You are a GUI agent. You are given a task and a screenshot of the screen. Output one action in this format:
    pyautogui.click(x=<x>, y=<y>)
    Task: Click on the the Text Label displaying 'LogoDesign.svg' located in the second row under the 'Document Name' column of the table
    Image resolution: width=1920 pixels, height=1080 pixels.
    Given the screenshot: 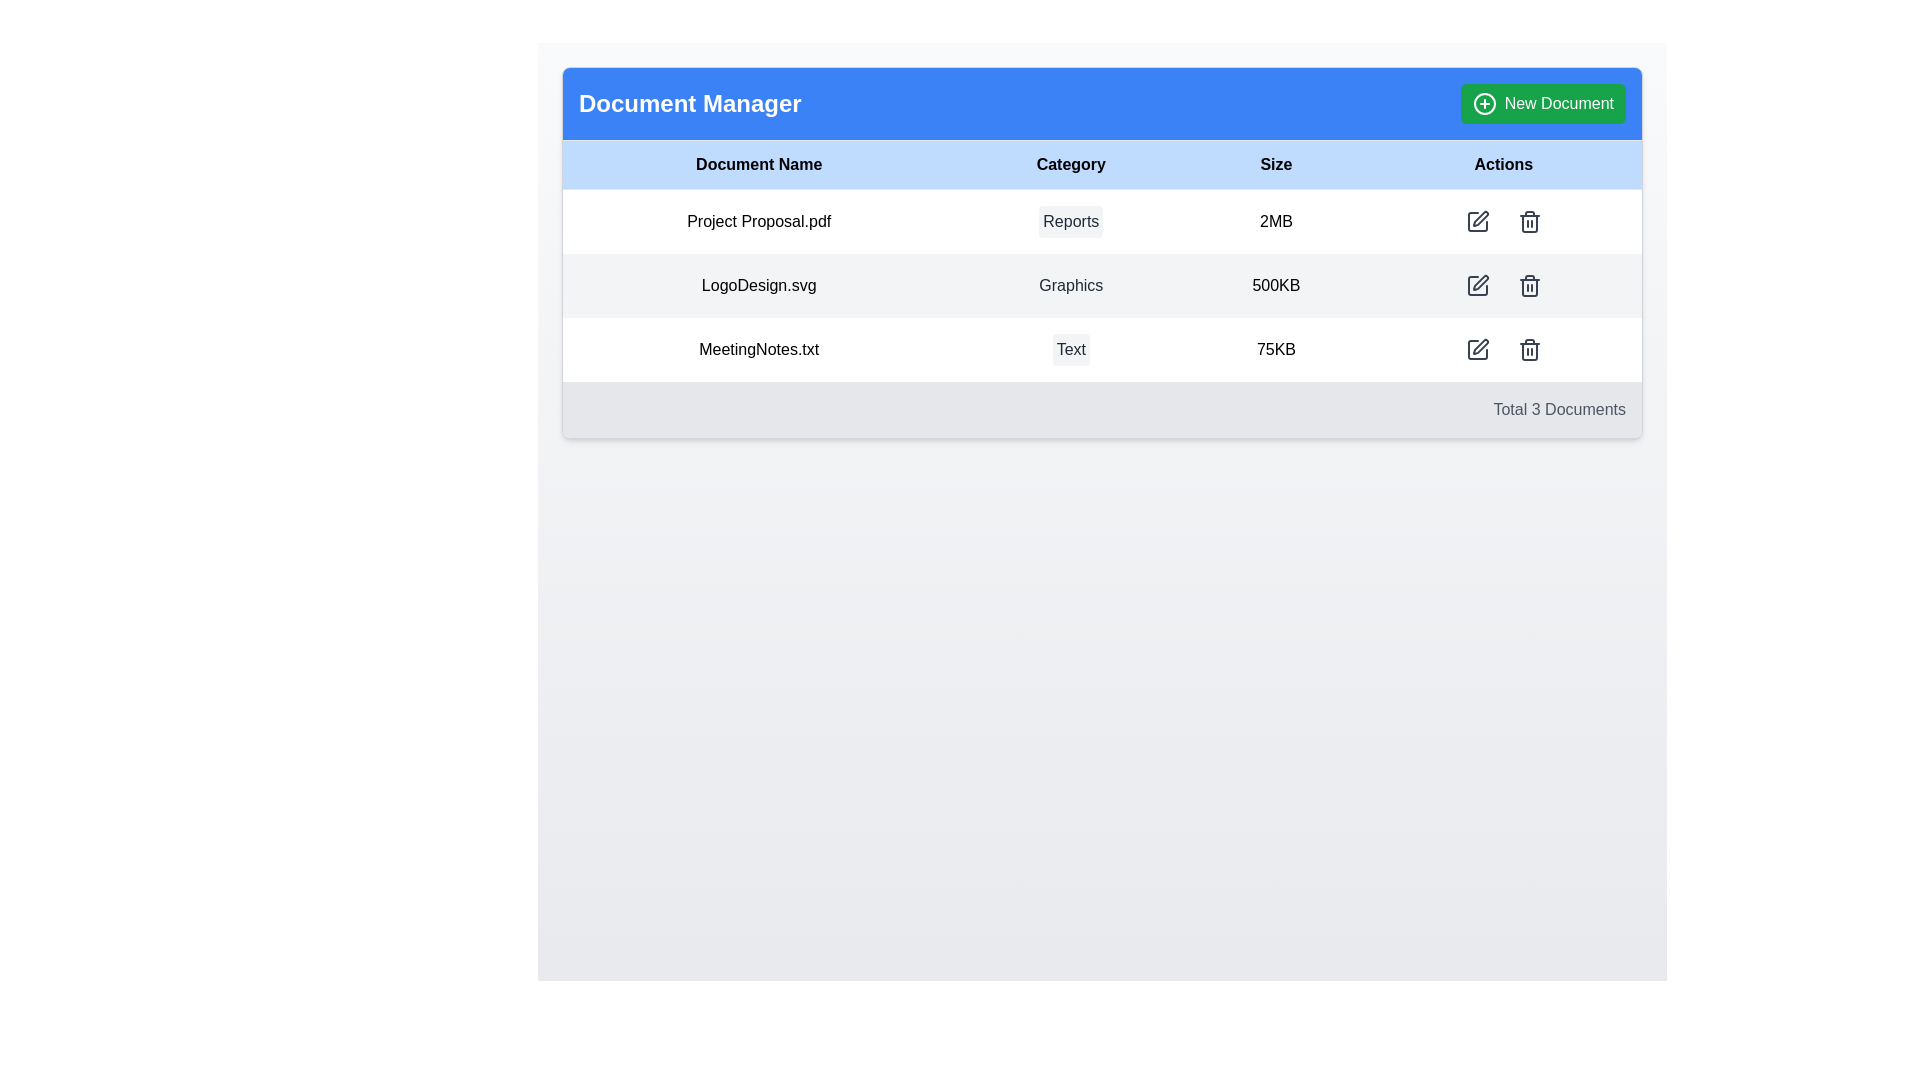 What is the action you would take?
    pyautogui.click(x=758, y=285)
    